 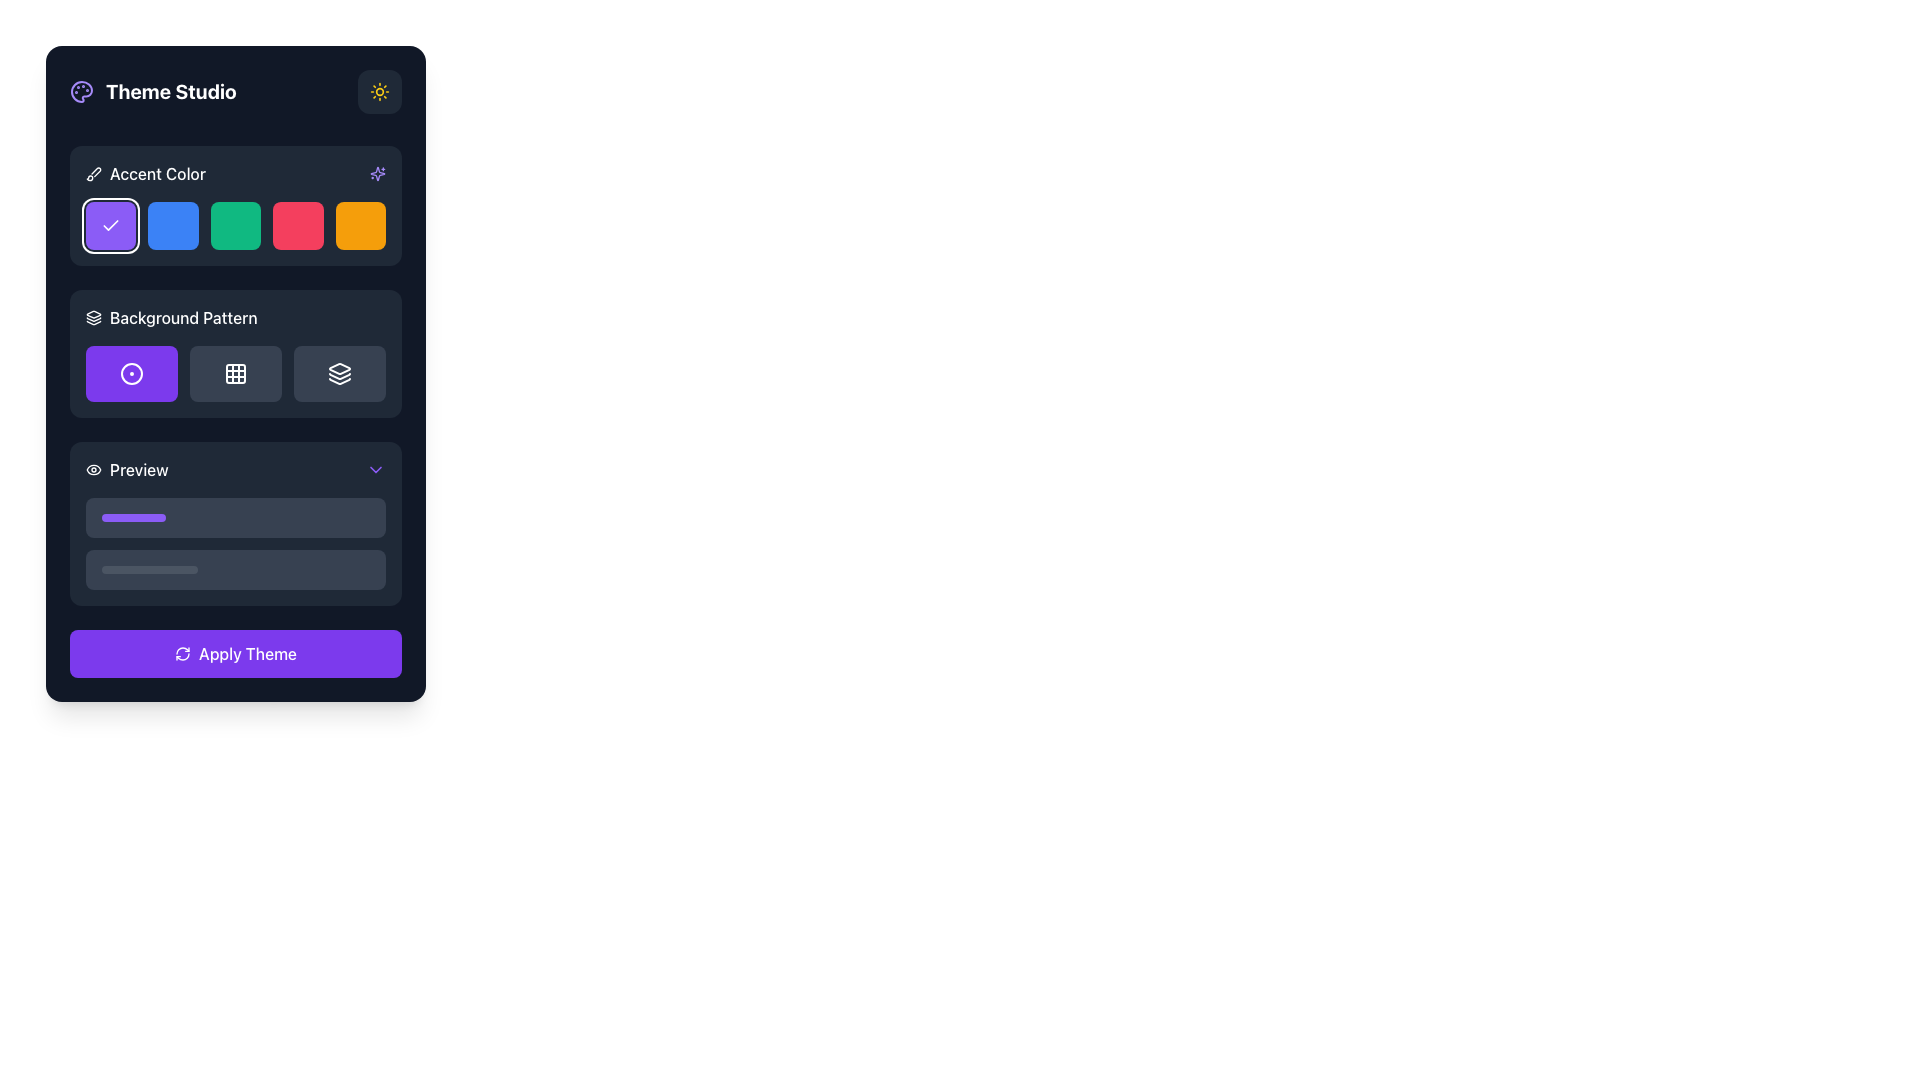 What do you see at coordinates (235, 374) in the screenshot?
I see `the square-shaped button with a dark gray background and a 3x3 grid icon` at bounding box center [235, 374].